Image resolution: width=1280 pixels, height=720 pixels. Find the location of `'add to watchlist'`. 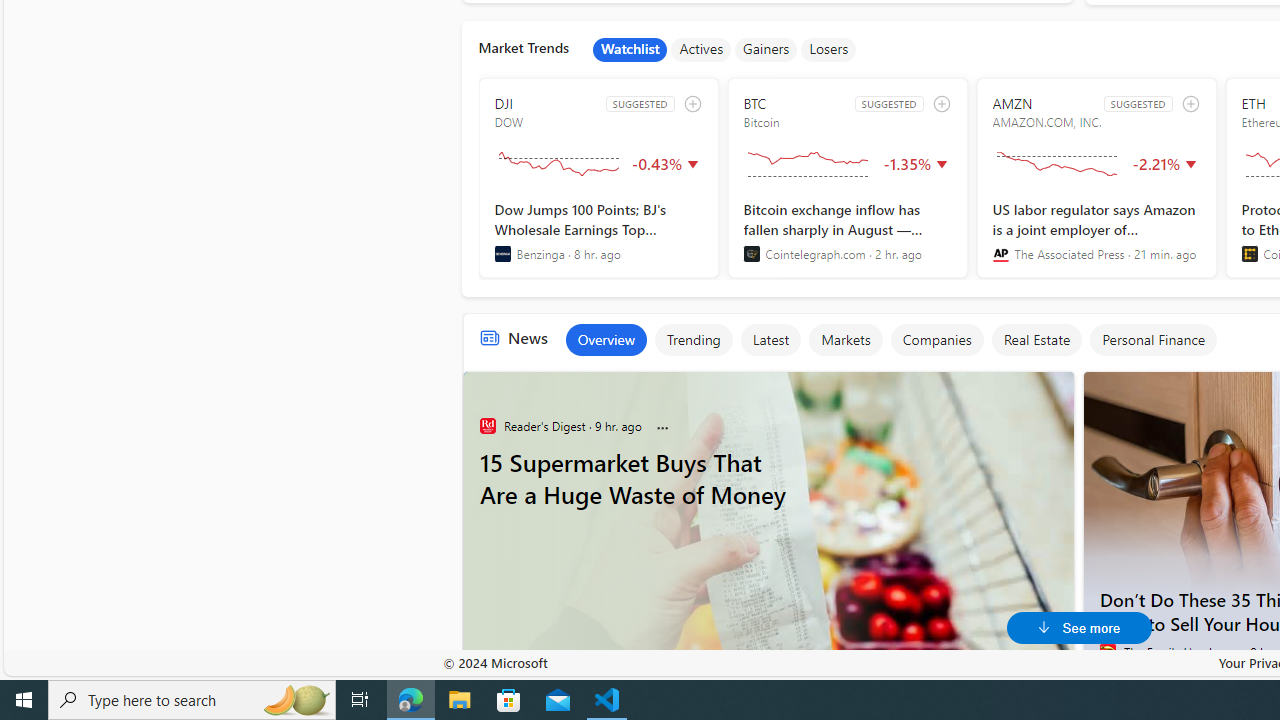

'add to watchlist' is located at coordinates (1190, 104).